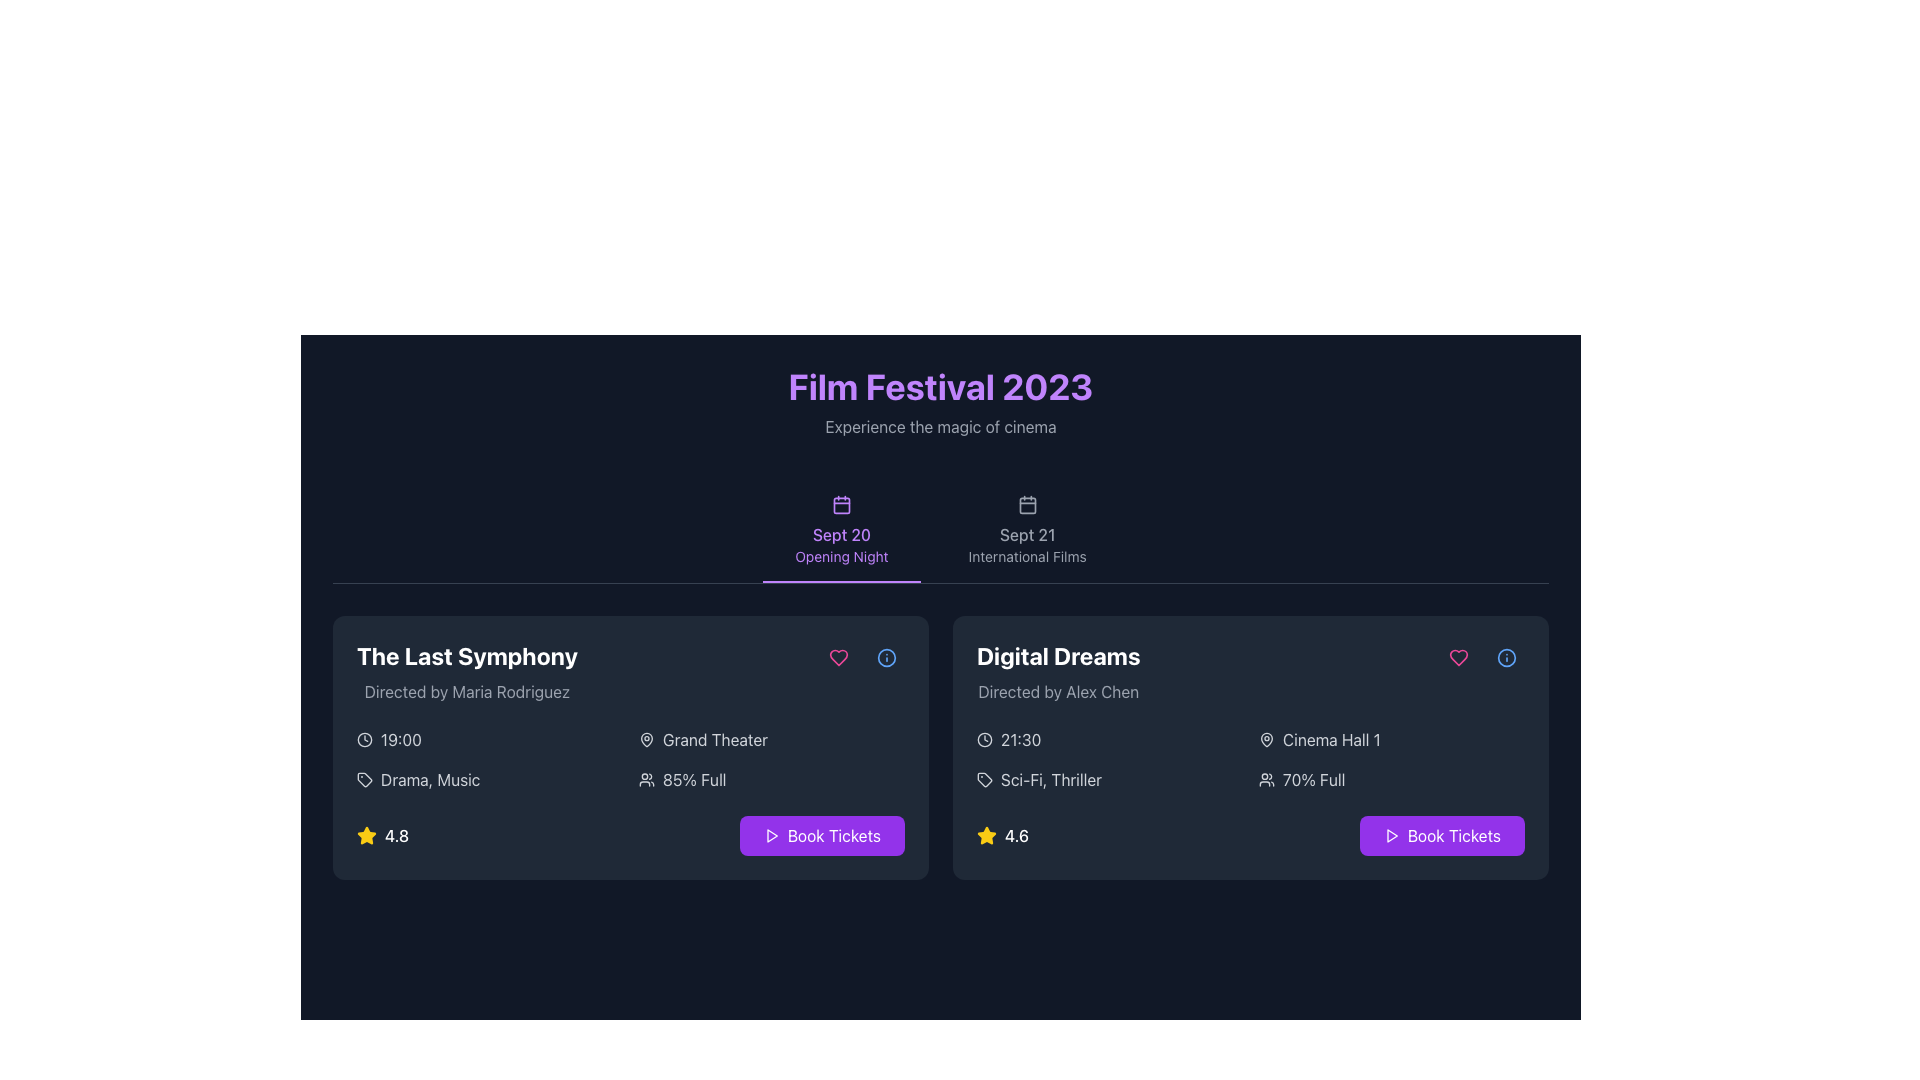 Image resolution: width=1920 pixels, height=1080 pixels. Describe the element at coordinates (1021, 740) in the screenshot. I see `time displayed as '21:30' in the right information panel titled 'Digital Dreams', located under the title and near the top left of the panel, next to a clock icon` at that location.